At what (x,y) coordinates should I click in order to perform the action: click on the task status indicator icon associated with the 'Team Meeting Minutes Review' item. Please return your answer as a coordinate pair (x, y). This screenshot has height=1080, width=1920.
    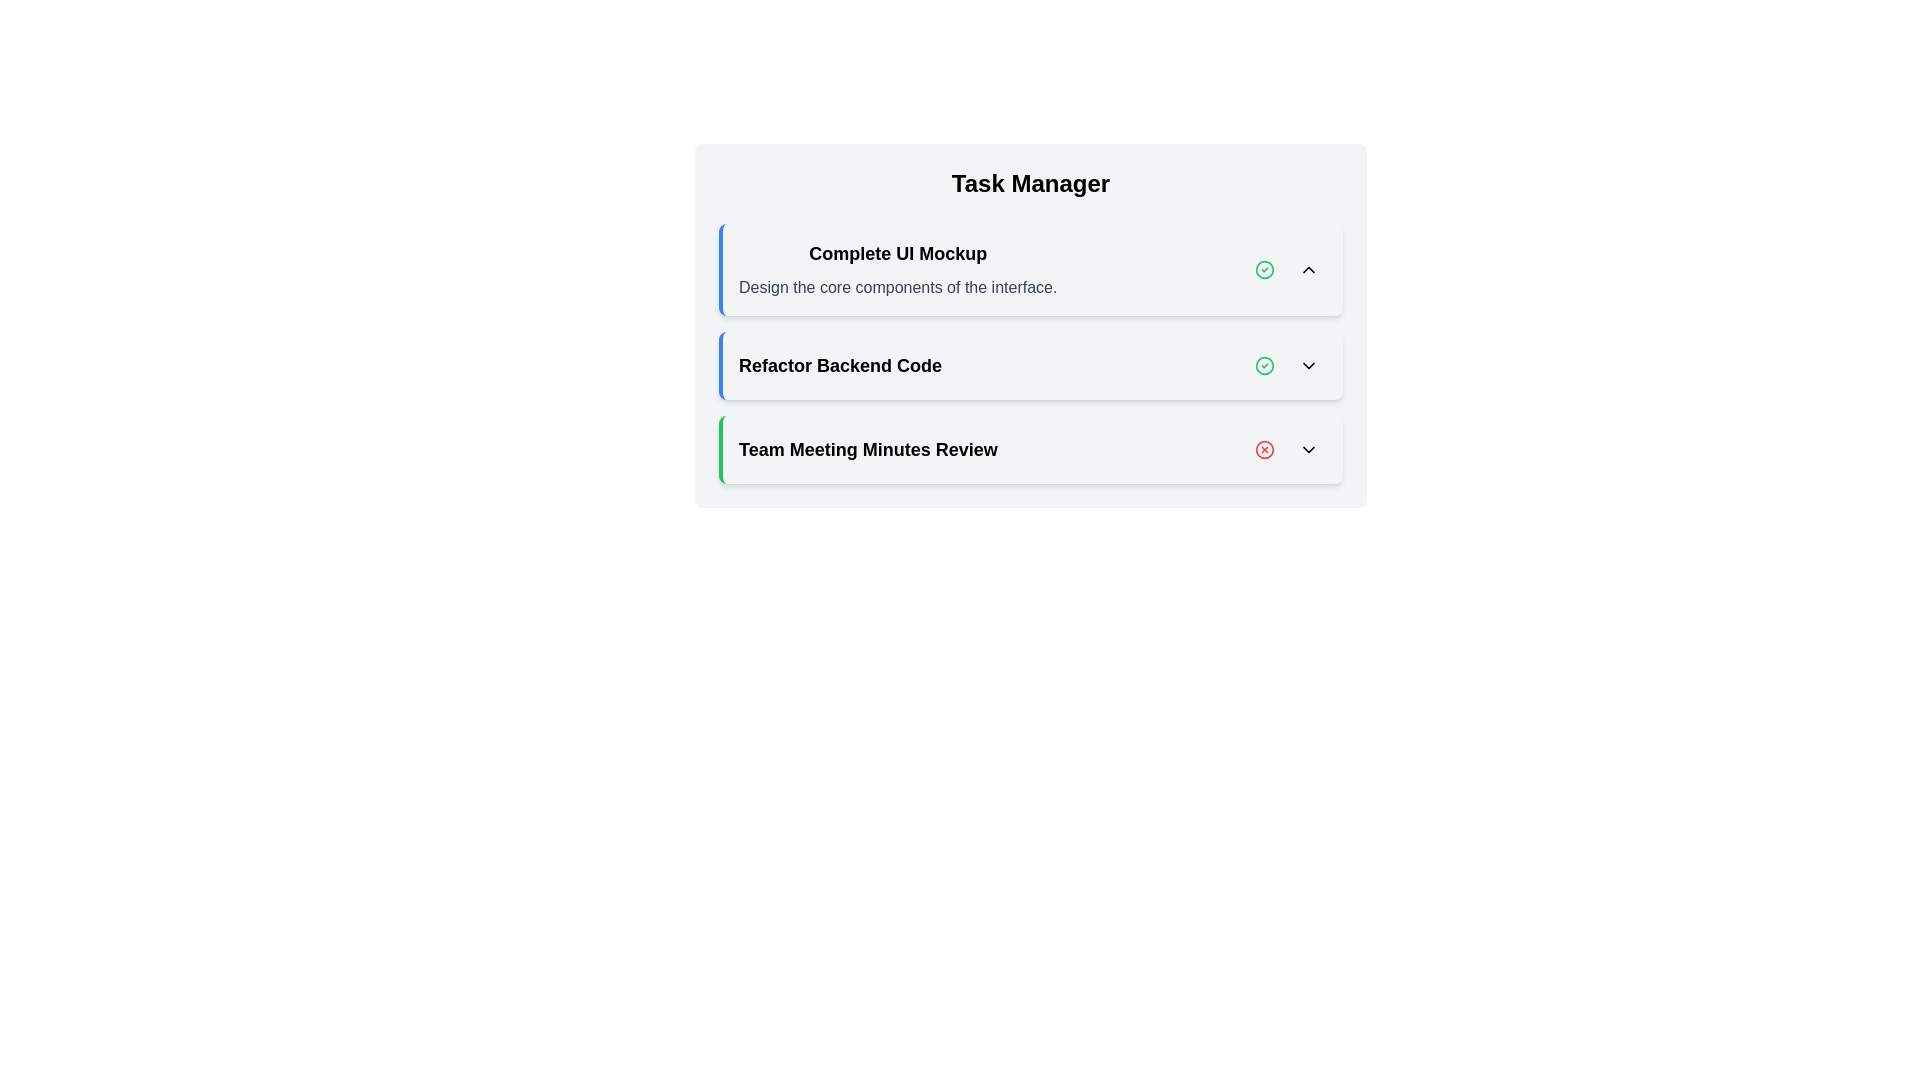
    Looking at the image, I should click on (1264, 450).